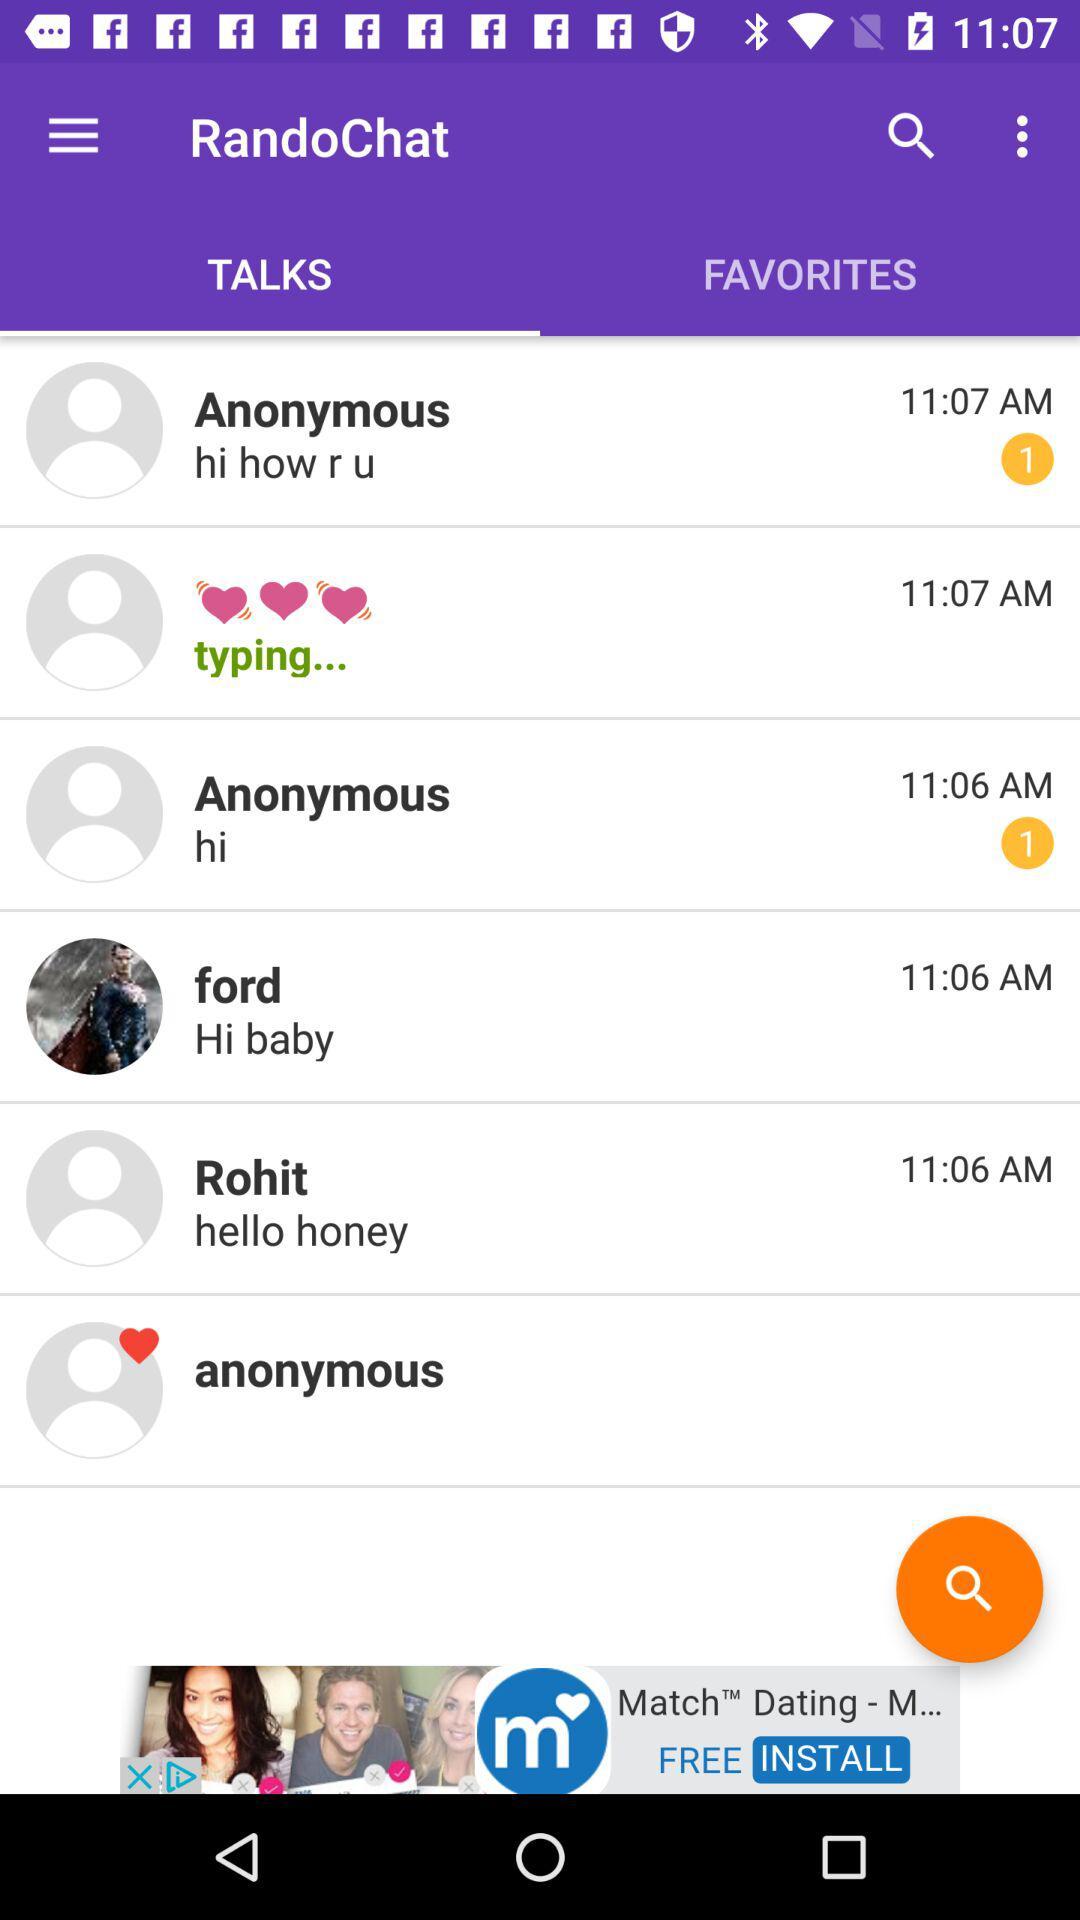  Describe the element at coordinates (94, 621) in the screenshot. I see `profile` at that location.